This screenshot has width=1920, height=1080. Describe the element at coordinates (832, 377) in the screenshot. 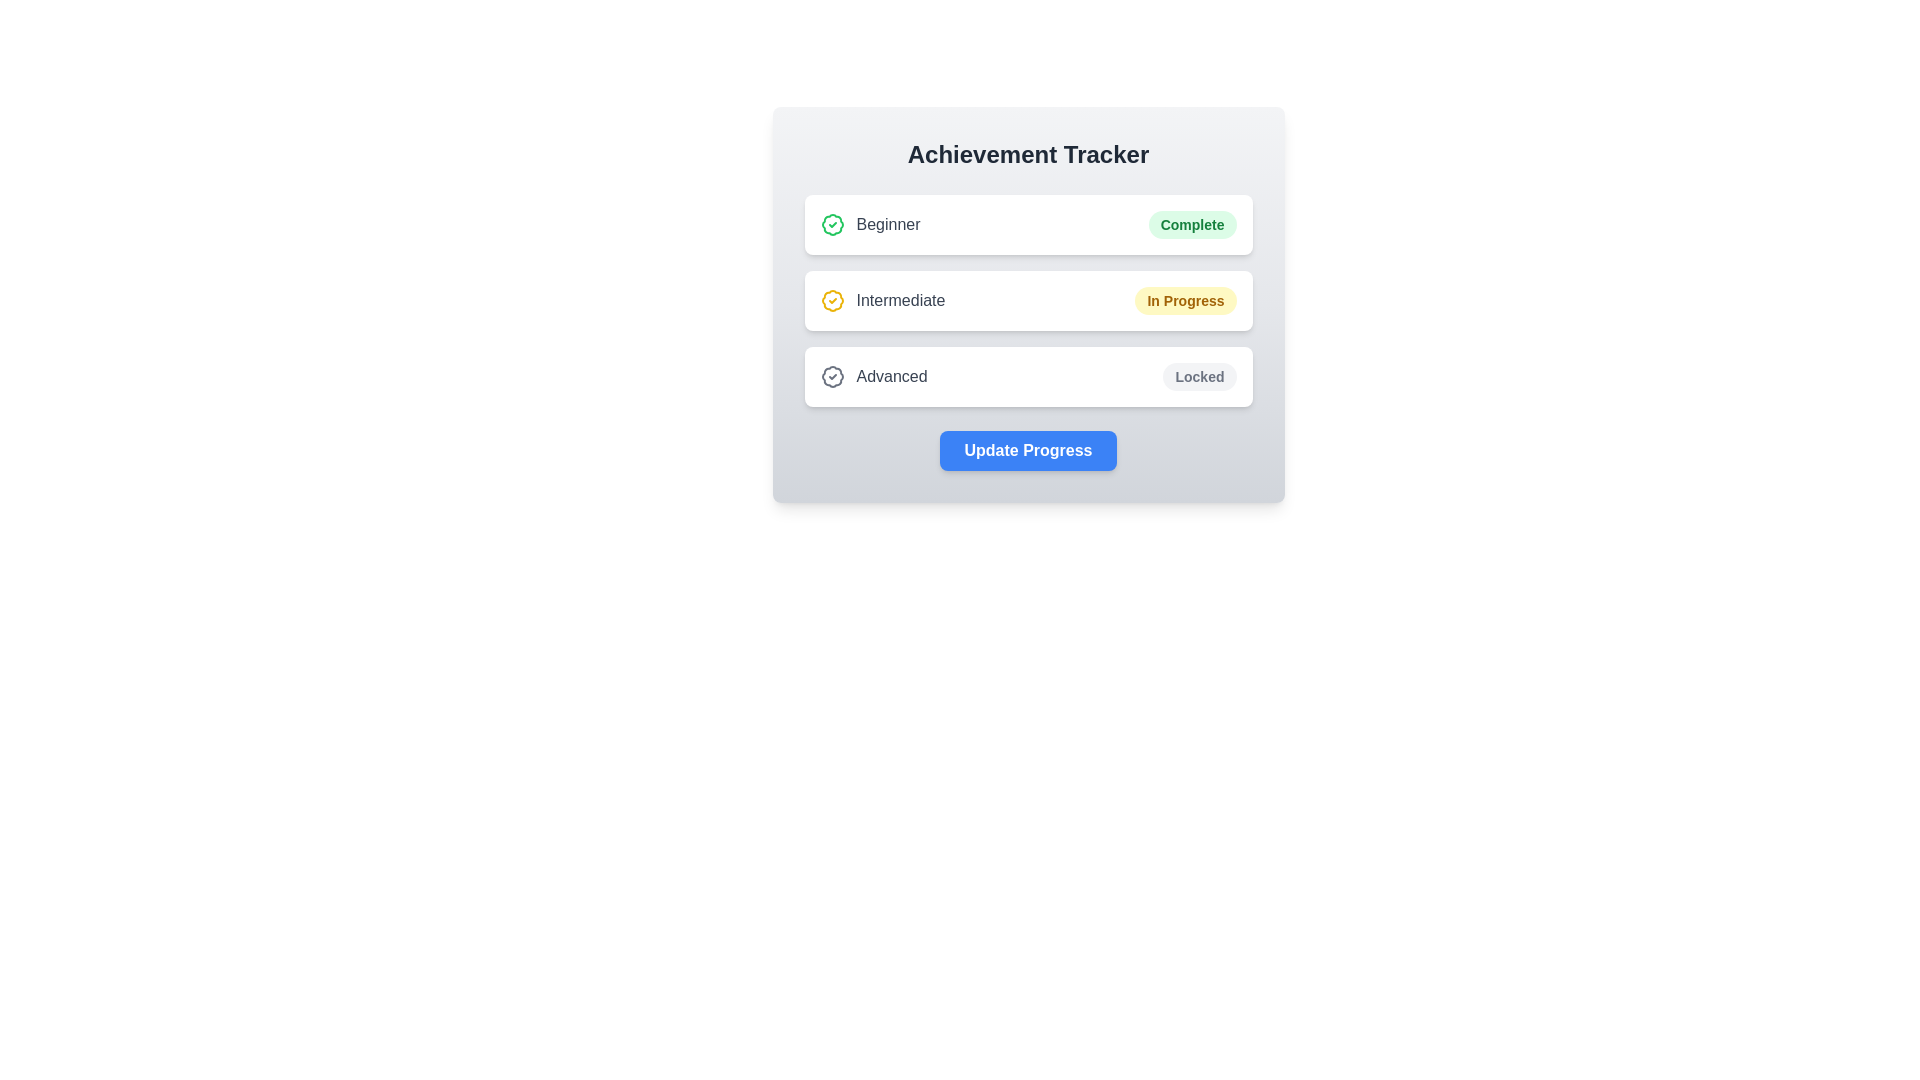

I see `the locked status icon representing the non-achievement of the 'Advanced' level in the Achievement Tracker interface, positioned near the 'Advanced' label` at that location.